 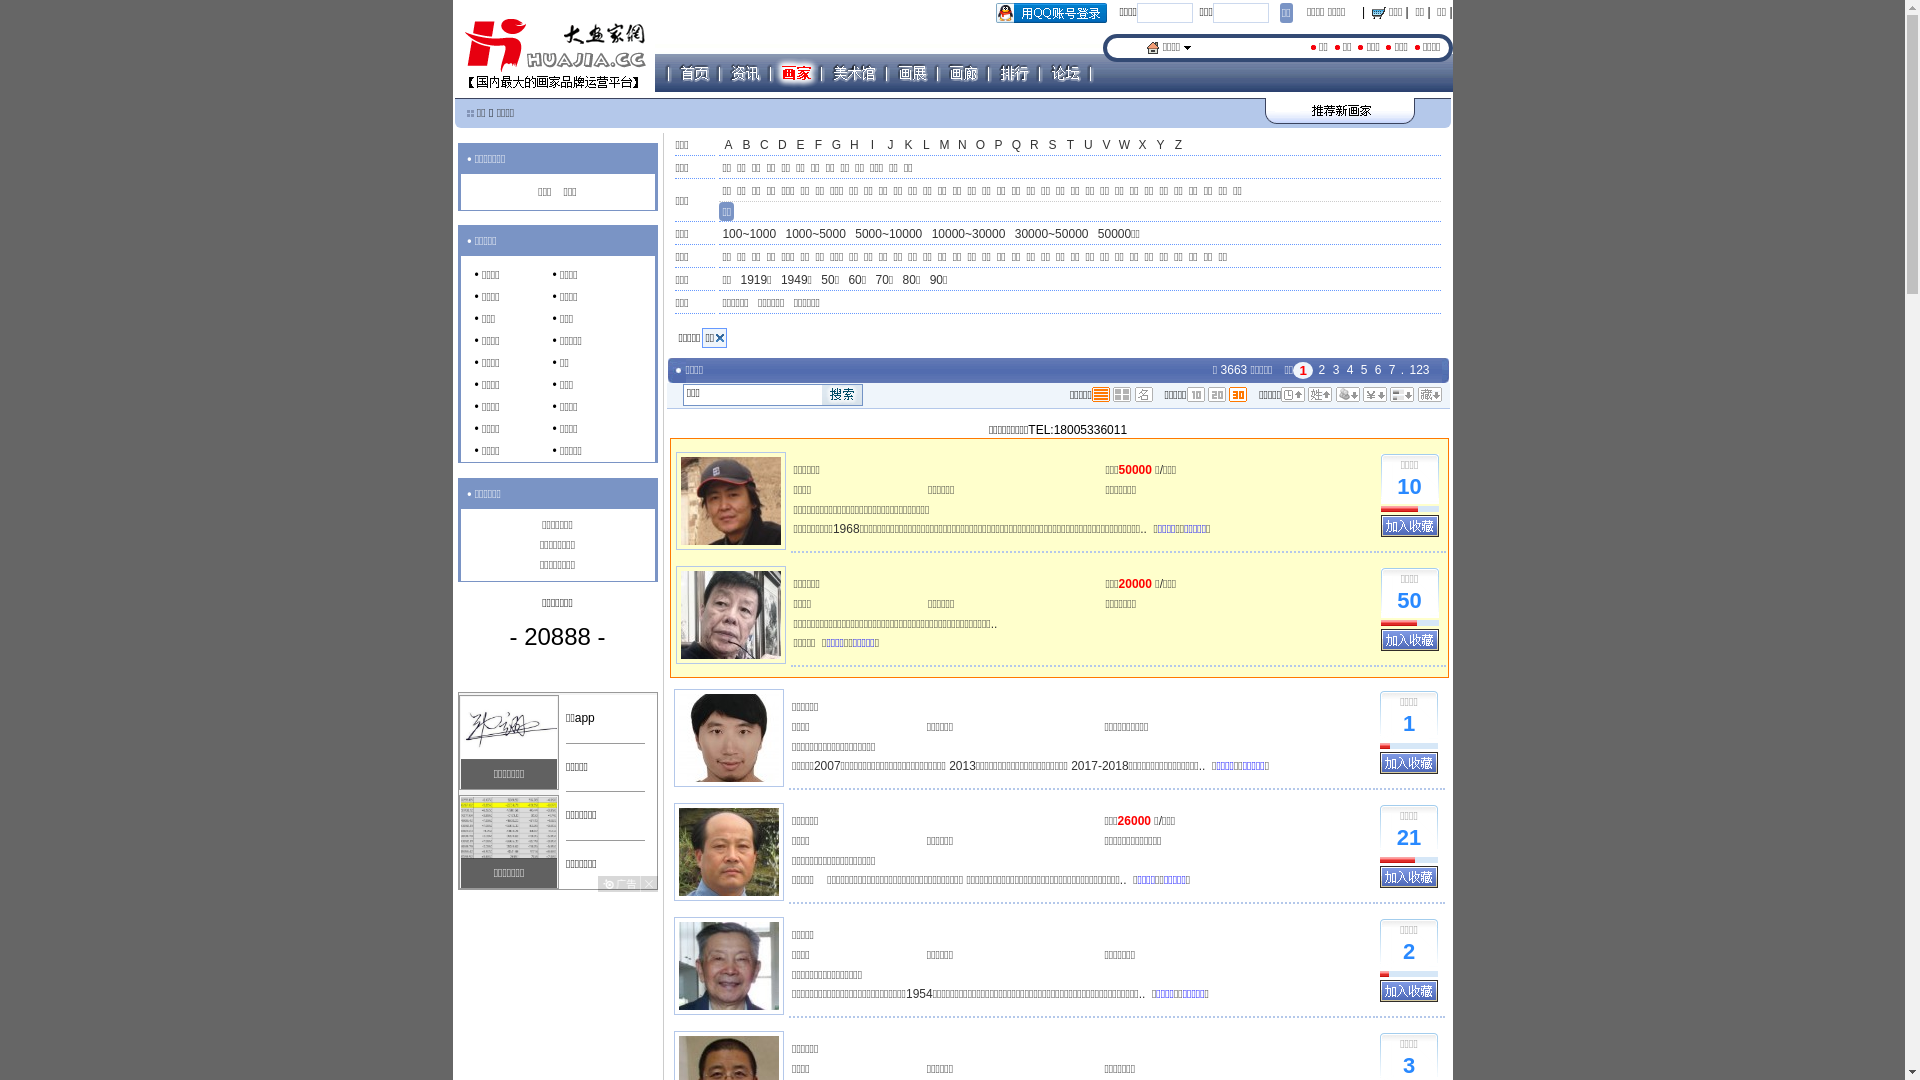 I want to click on 'K', so click(x=906, y=145).